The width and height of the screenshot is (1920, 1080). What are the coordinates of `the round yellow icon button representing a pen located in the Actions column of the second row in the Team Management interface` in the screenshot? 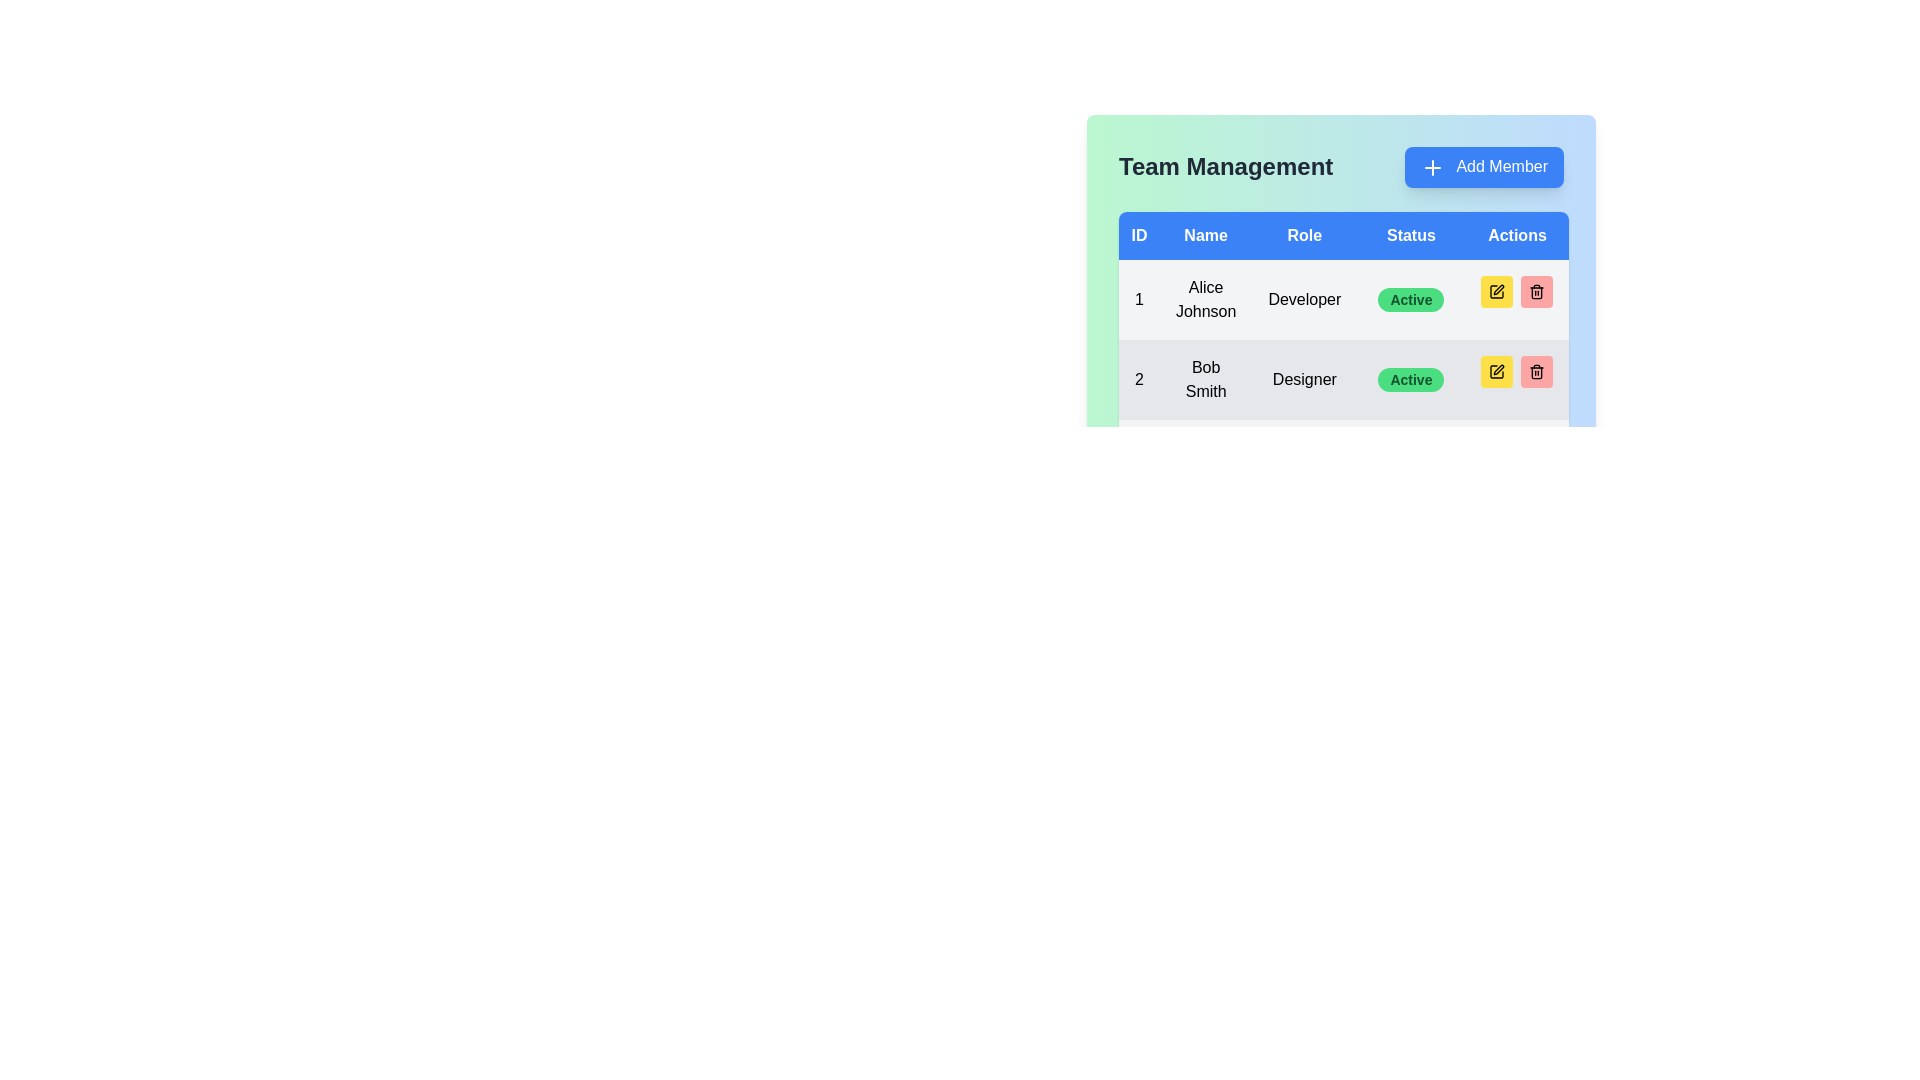 It's located at (1497, 371).